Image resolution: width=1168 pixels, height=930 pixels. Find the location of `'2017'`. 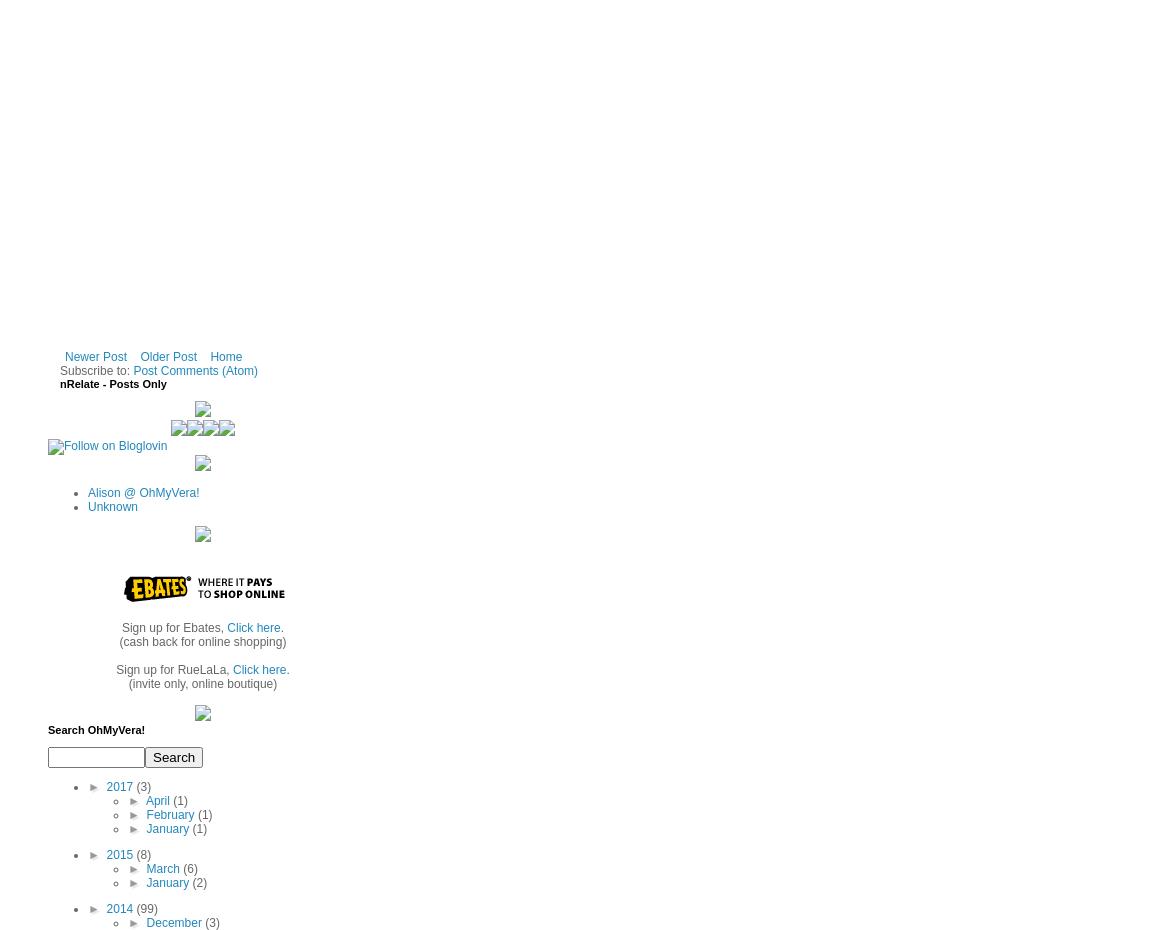

'2017' is located at coordinates (120, 785).